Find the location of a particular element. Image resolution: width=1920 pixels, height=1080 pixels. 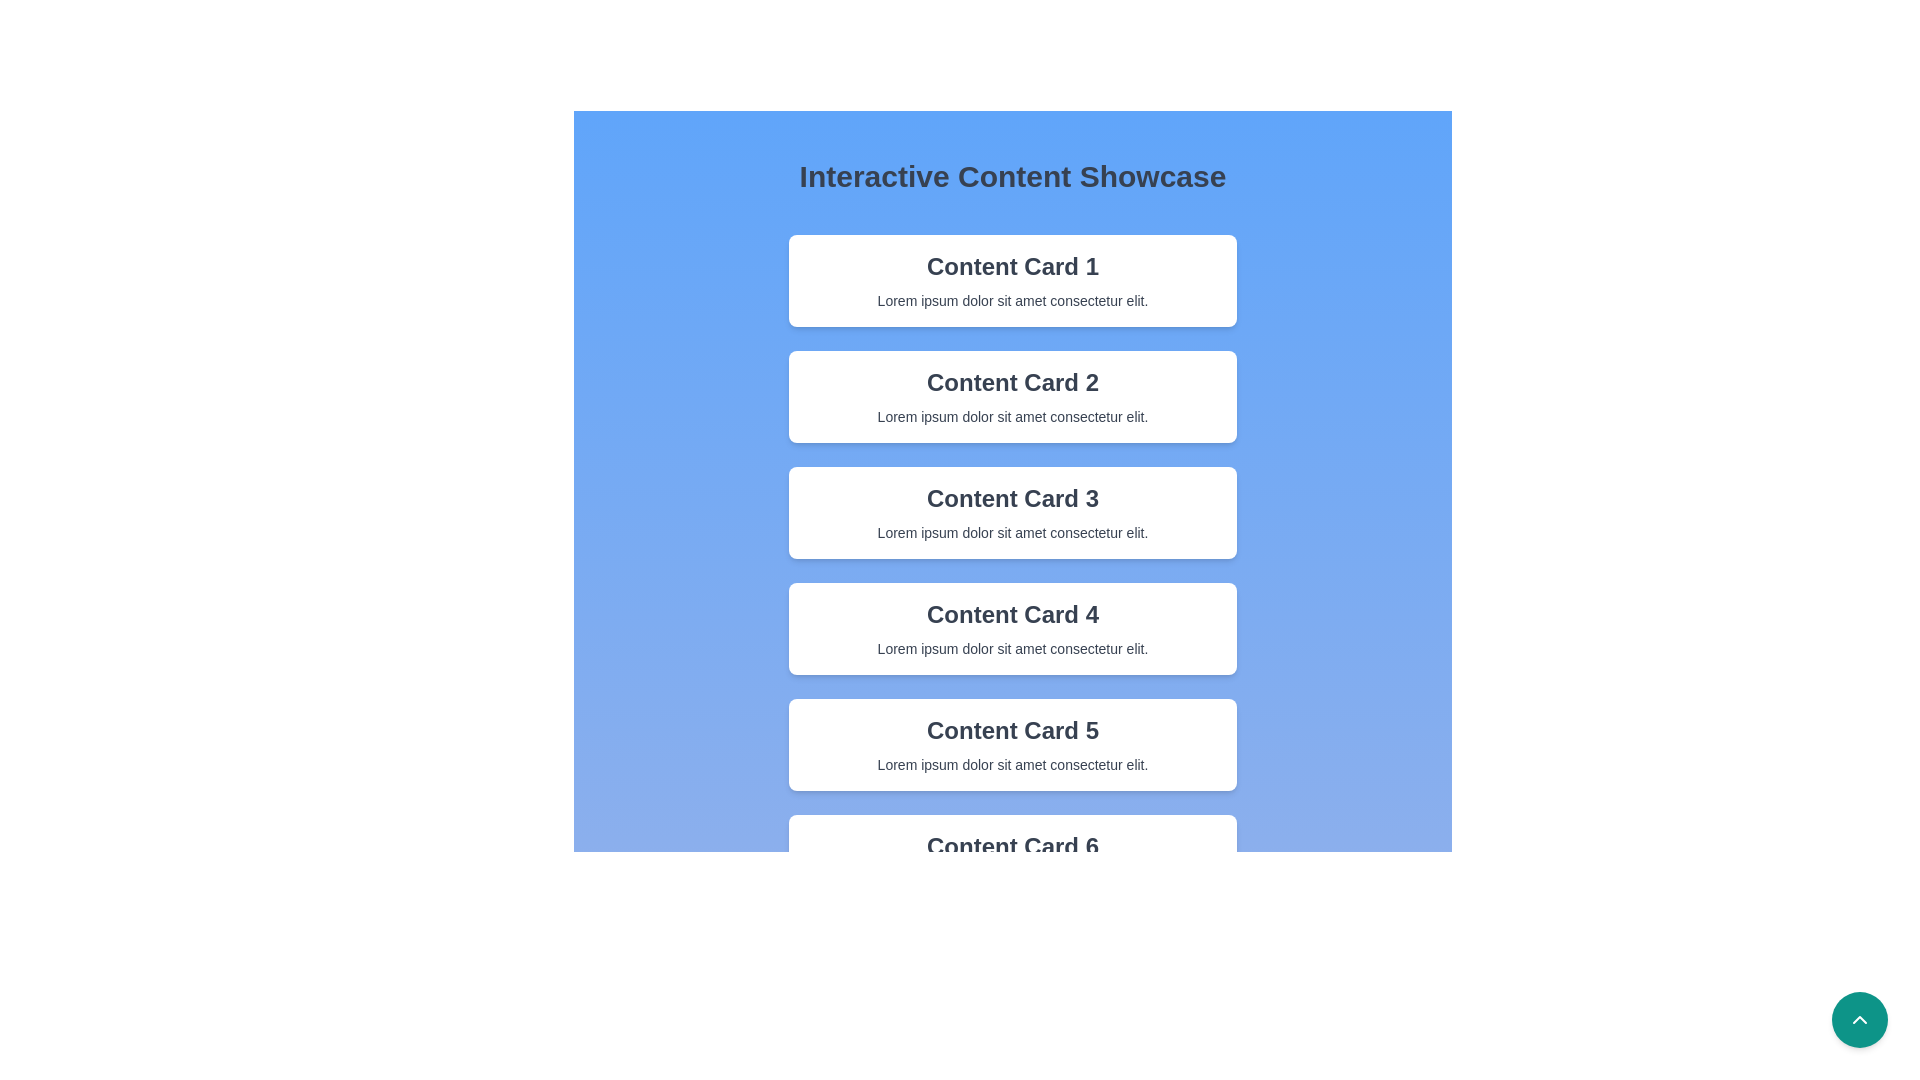

text label that serves as the title for the second card in the collection of displayed cards, positioned centrally below the first card and above the third card is located at coordinates (1012, 382).